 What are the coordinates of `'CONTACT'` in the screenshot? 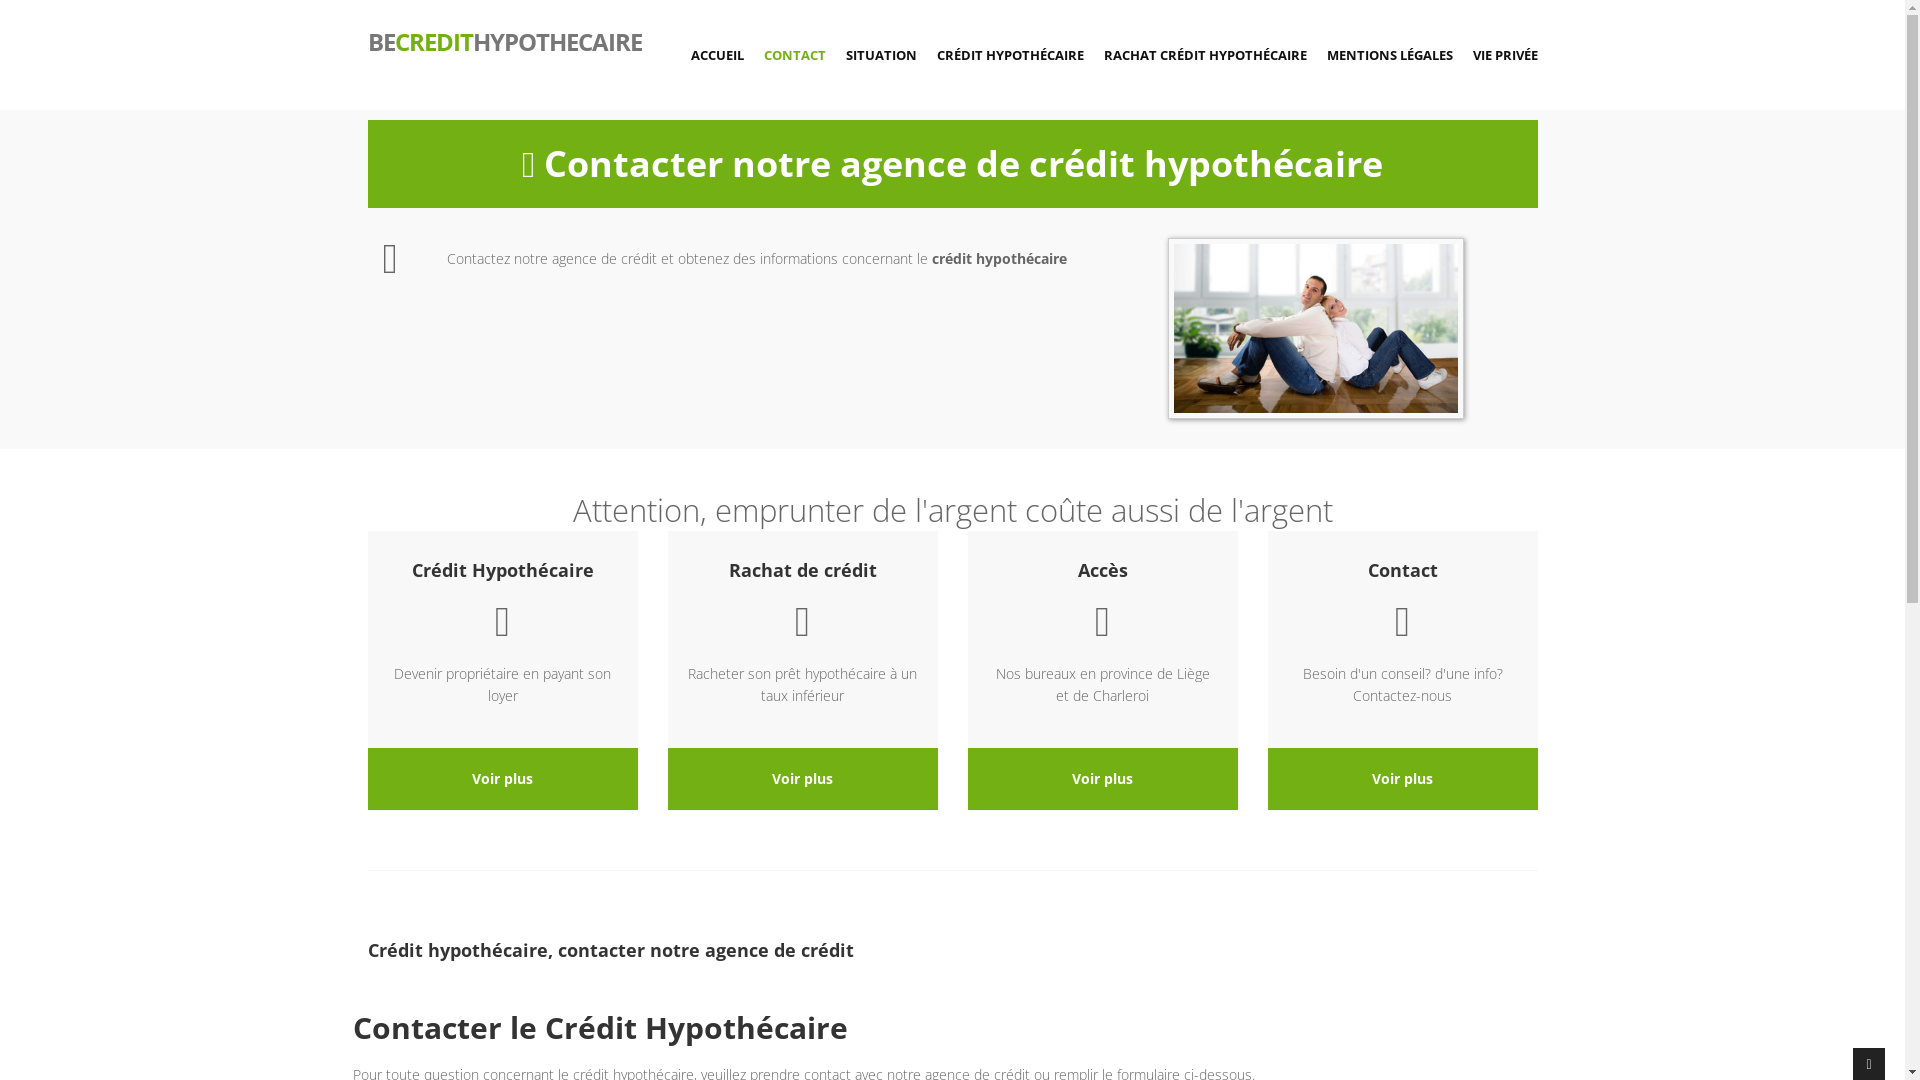 It's located at (794, 53).